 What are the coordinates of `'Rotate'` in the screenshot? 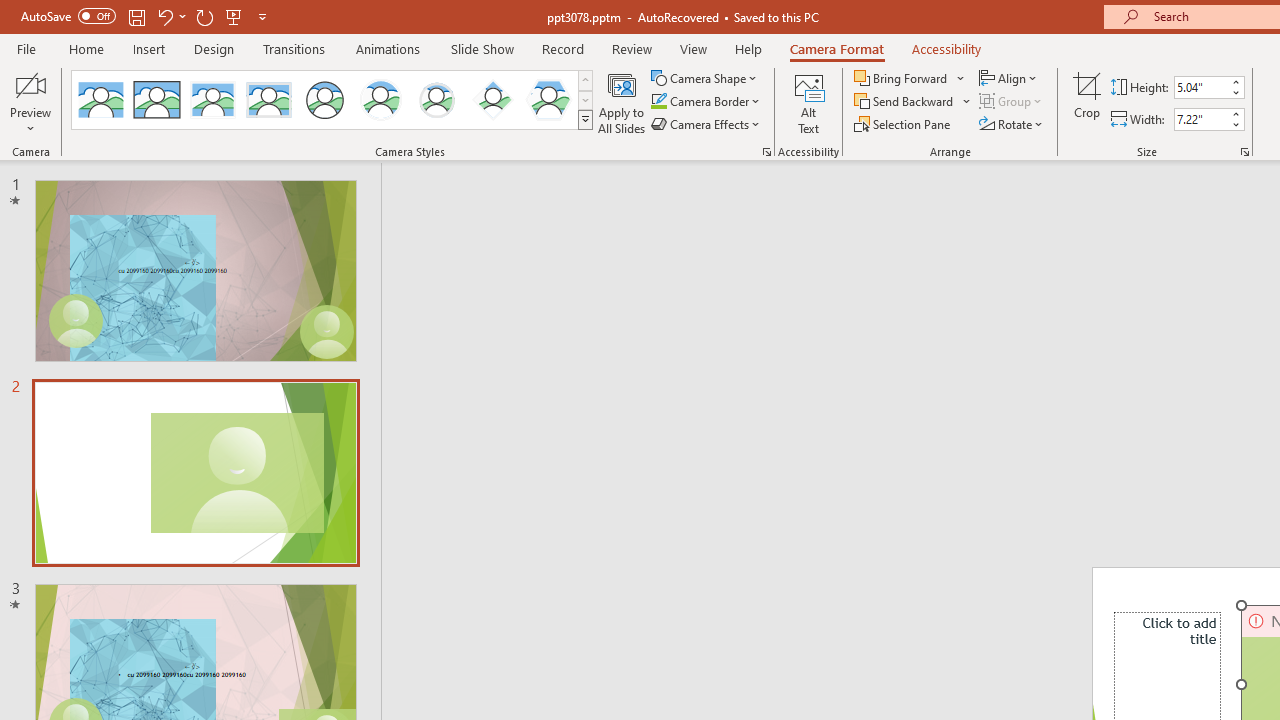 It's located at (1012, 124).